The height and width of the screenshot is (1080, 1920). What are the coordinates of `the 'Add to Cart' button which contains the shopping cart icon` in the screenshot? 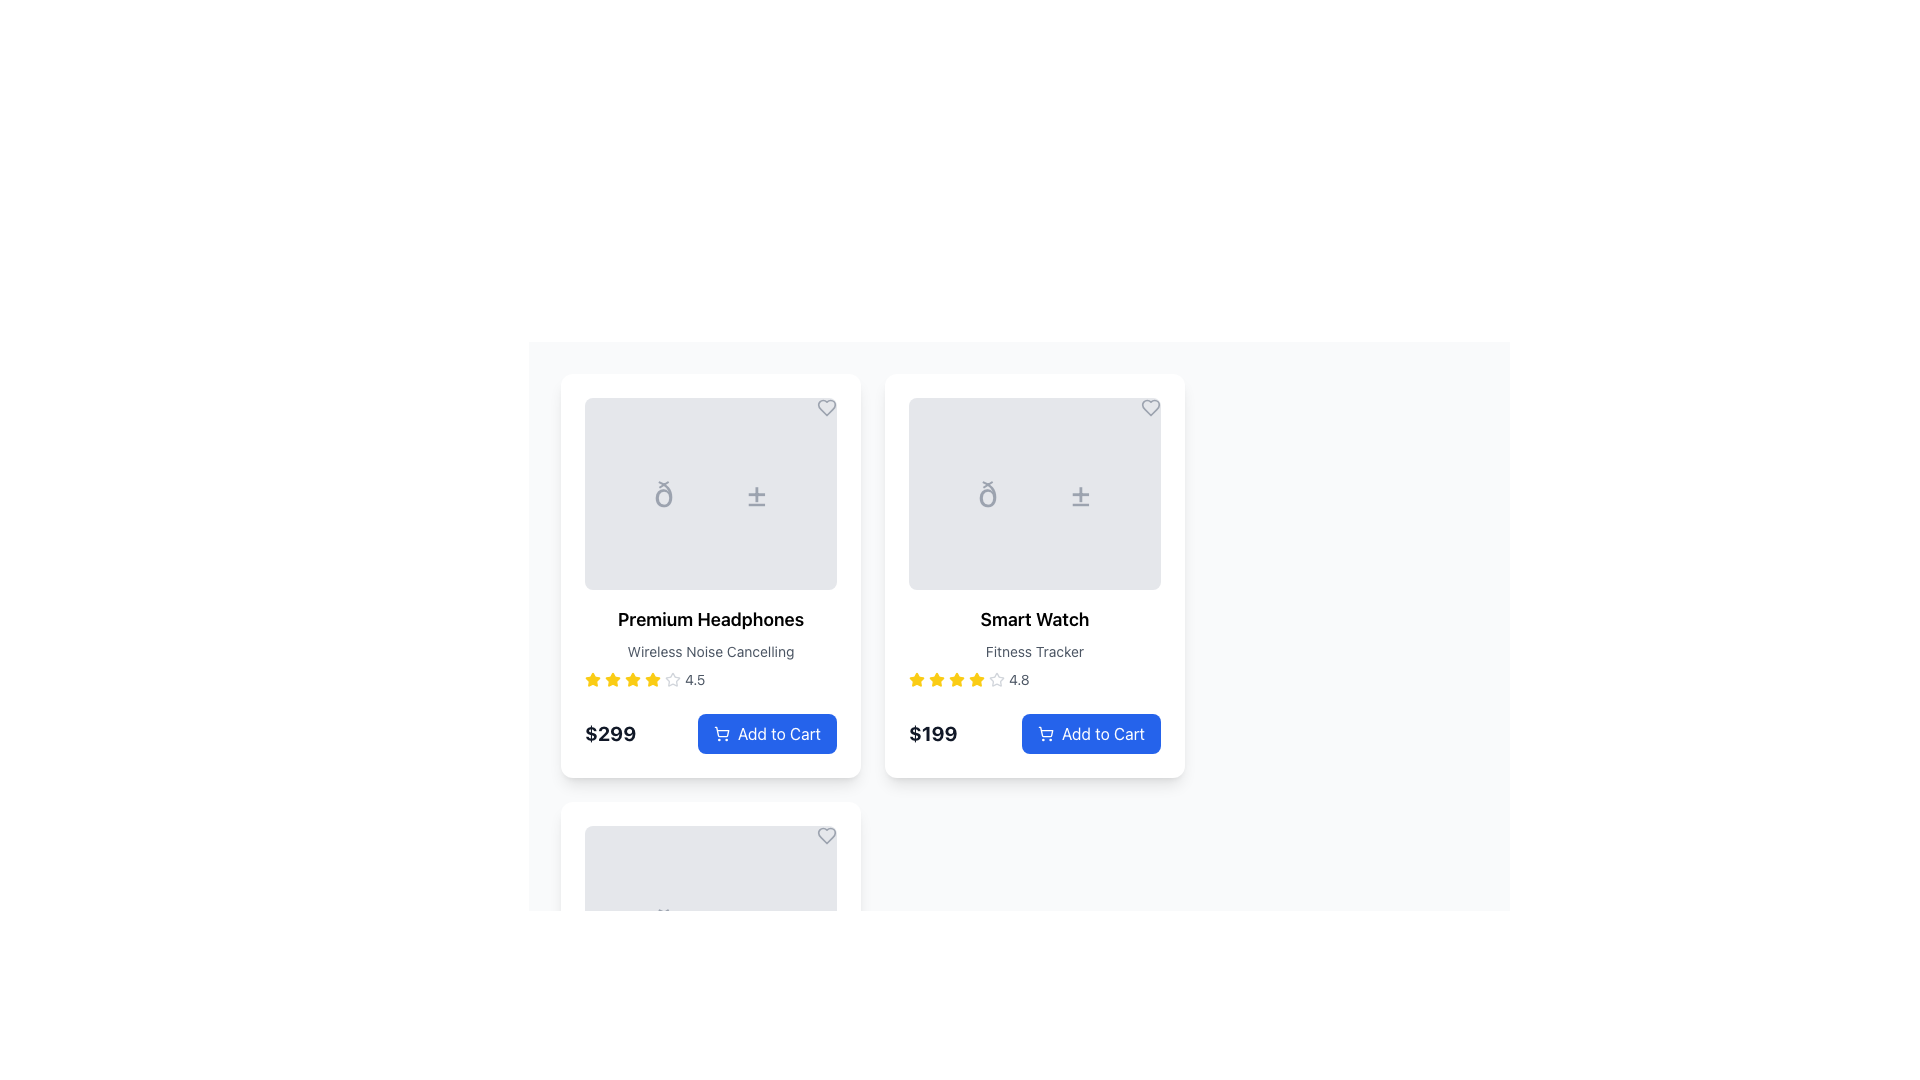 It's located at (1045, 733).